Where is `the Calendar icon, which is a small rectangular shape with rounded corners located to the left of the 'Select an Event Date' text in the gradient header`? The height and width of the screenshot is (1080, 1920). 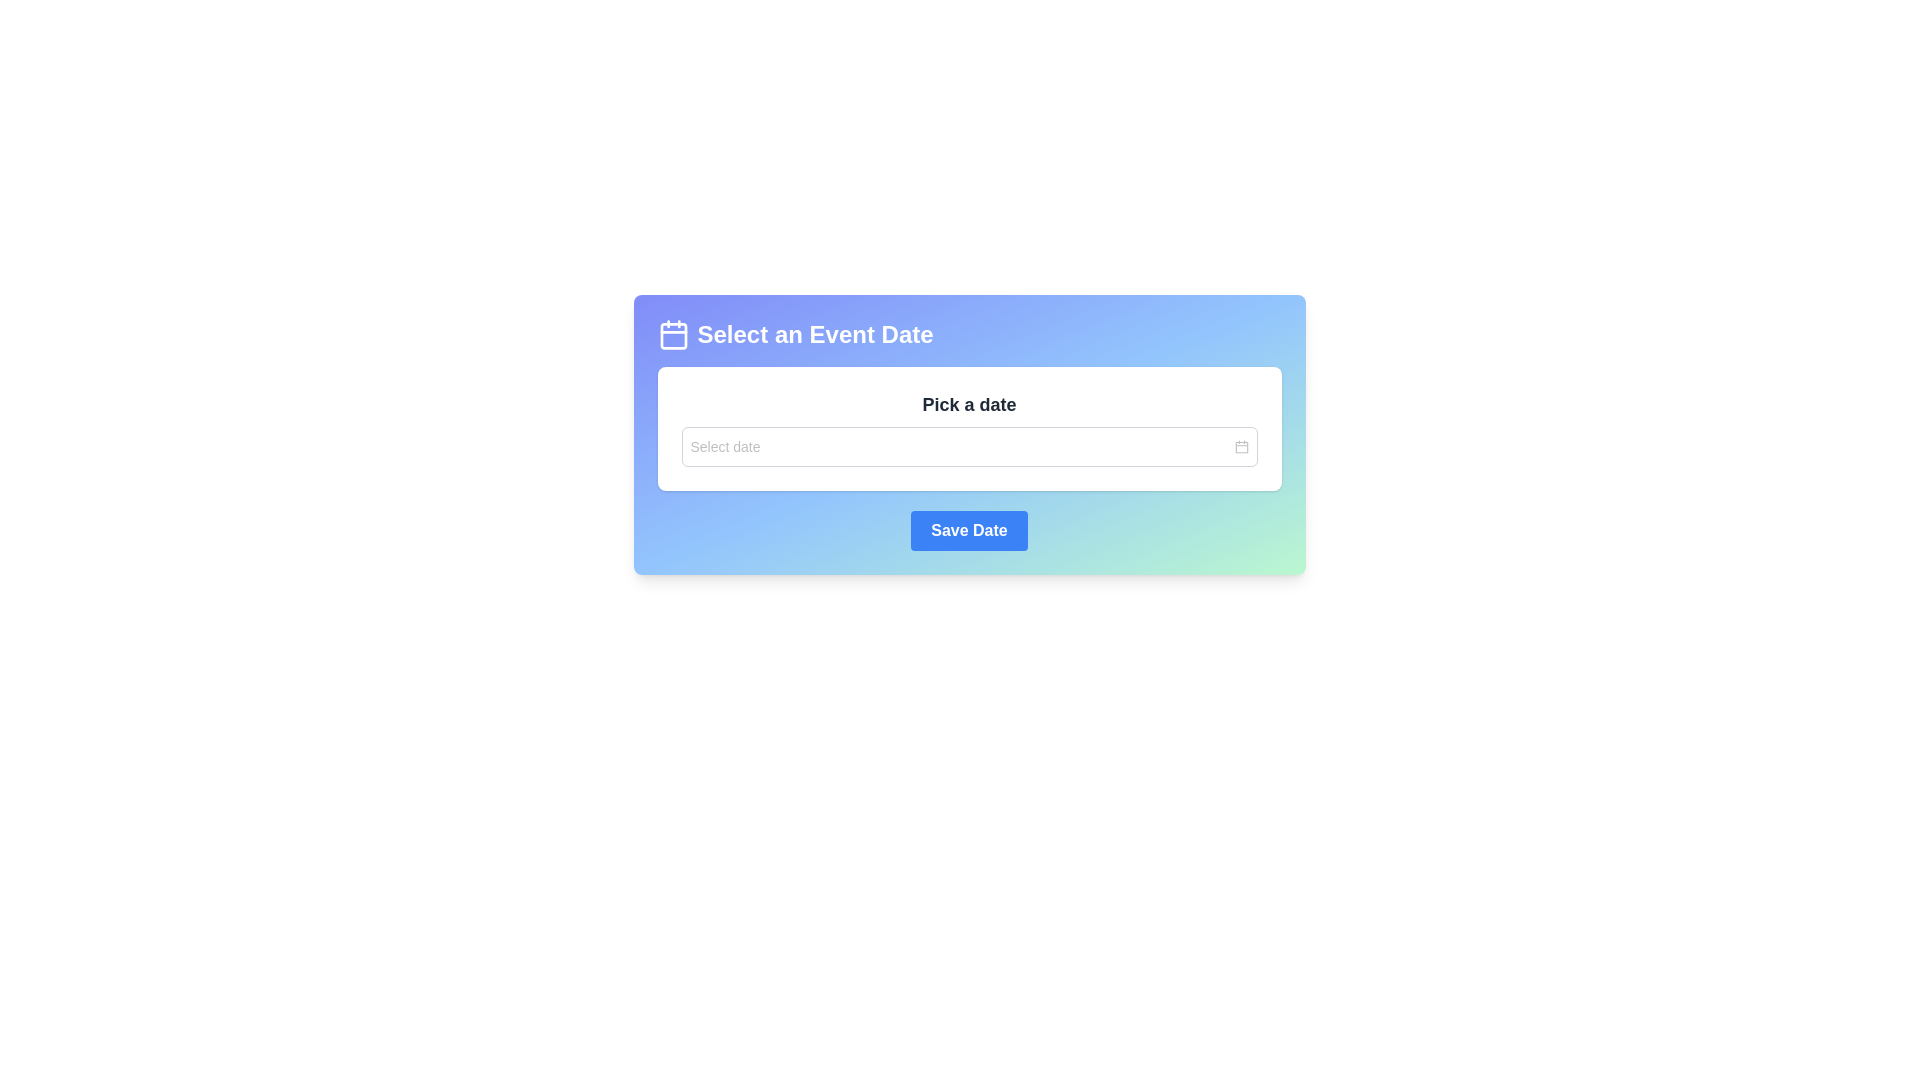
the Calendar icon, which is a small rectangular shape with rounded corners located to the left of the 'Select an Event Date' text in the gradient header is located at coordinates (673, 335).